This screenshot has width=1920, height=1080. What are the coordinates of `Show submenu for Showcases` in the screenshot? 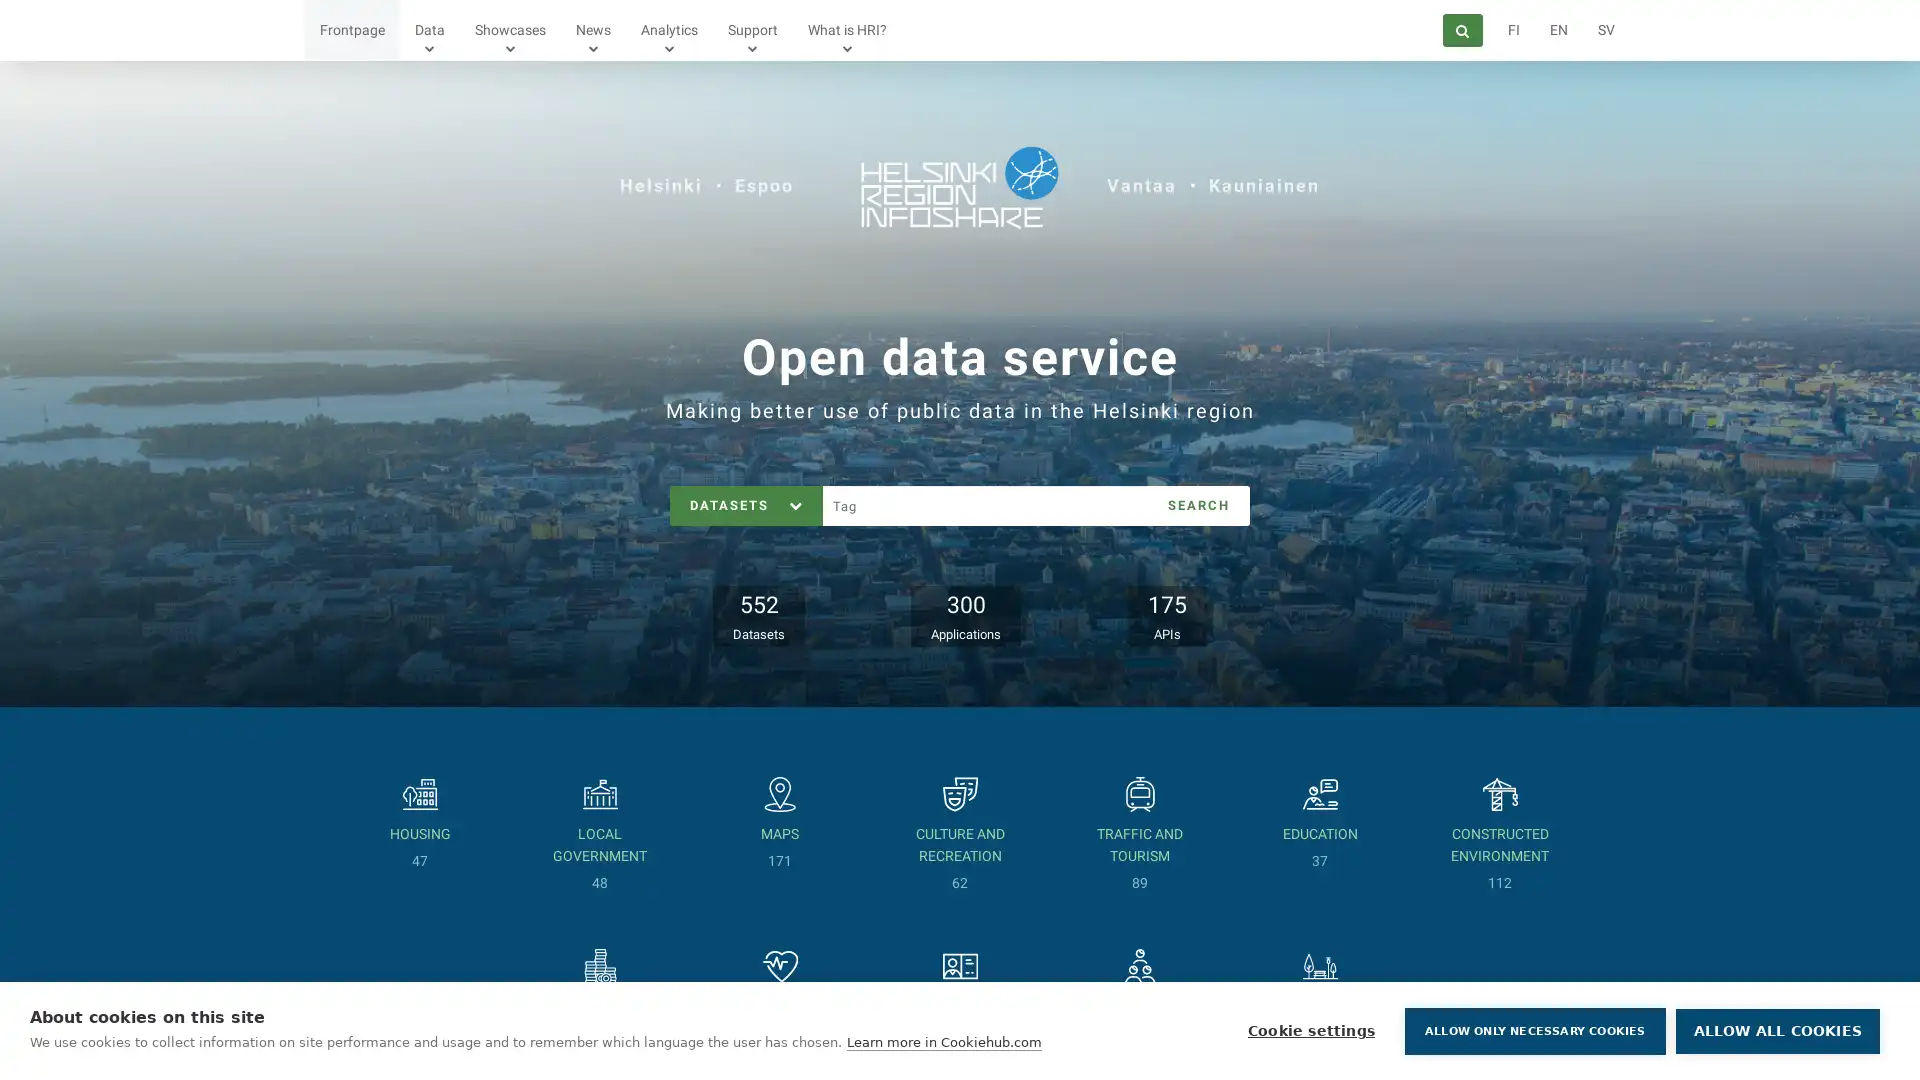 It's located at (510, 39).